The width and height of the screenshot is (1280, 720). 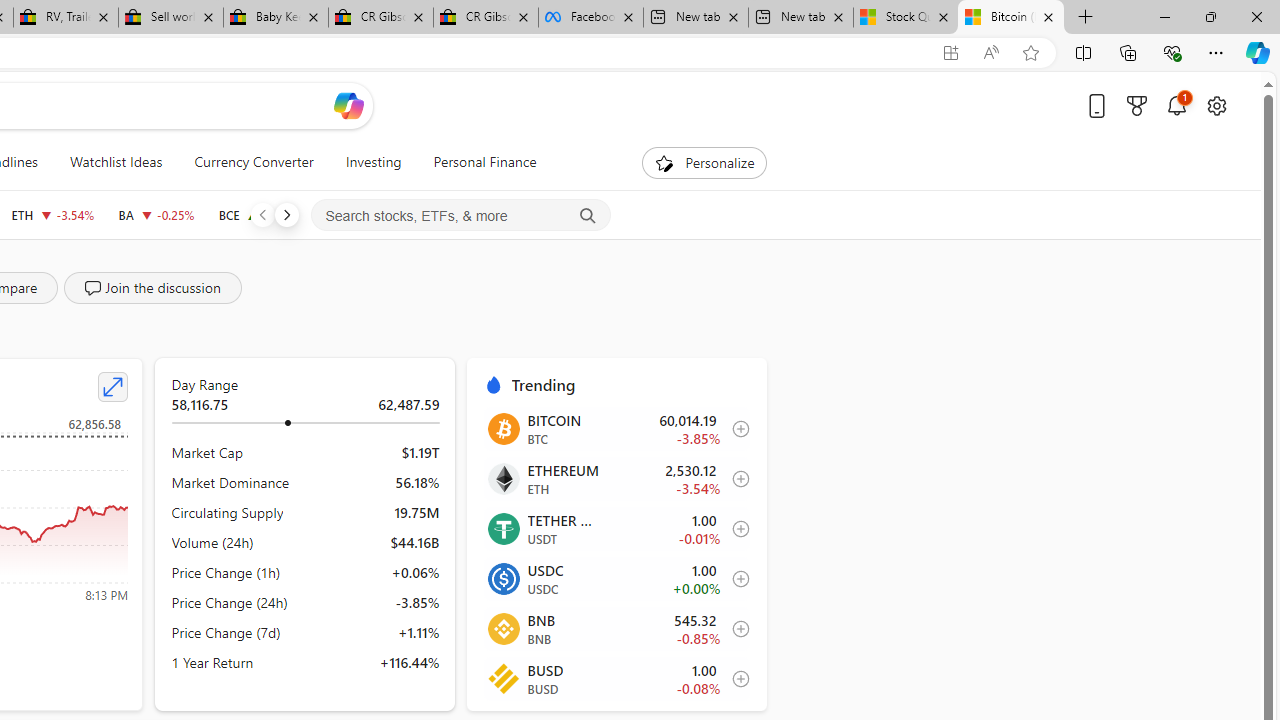 I want to click on 'USDC', so click(x=503, y=578).